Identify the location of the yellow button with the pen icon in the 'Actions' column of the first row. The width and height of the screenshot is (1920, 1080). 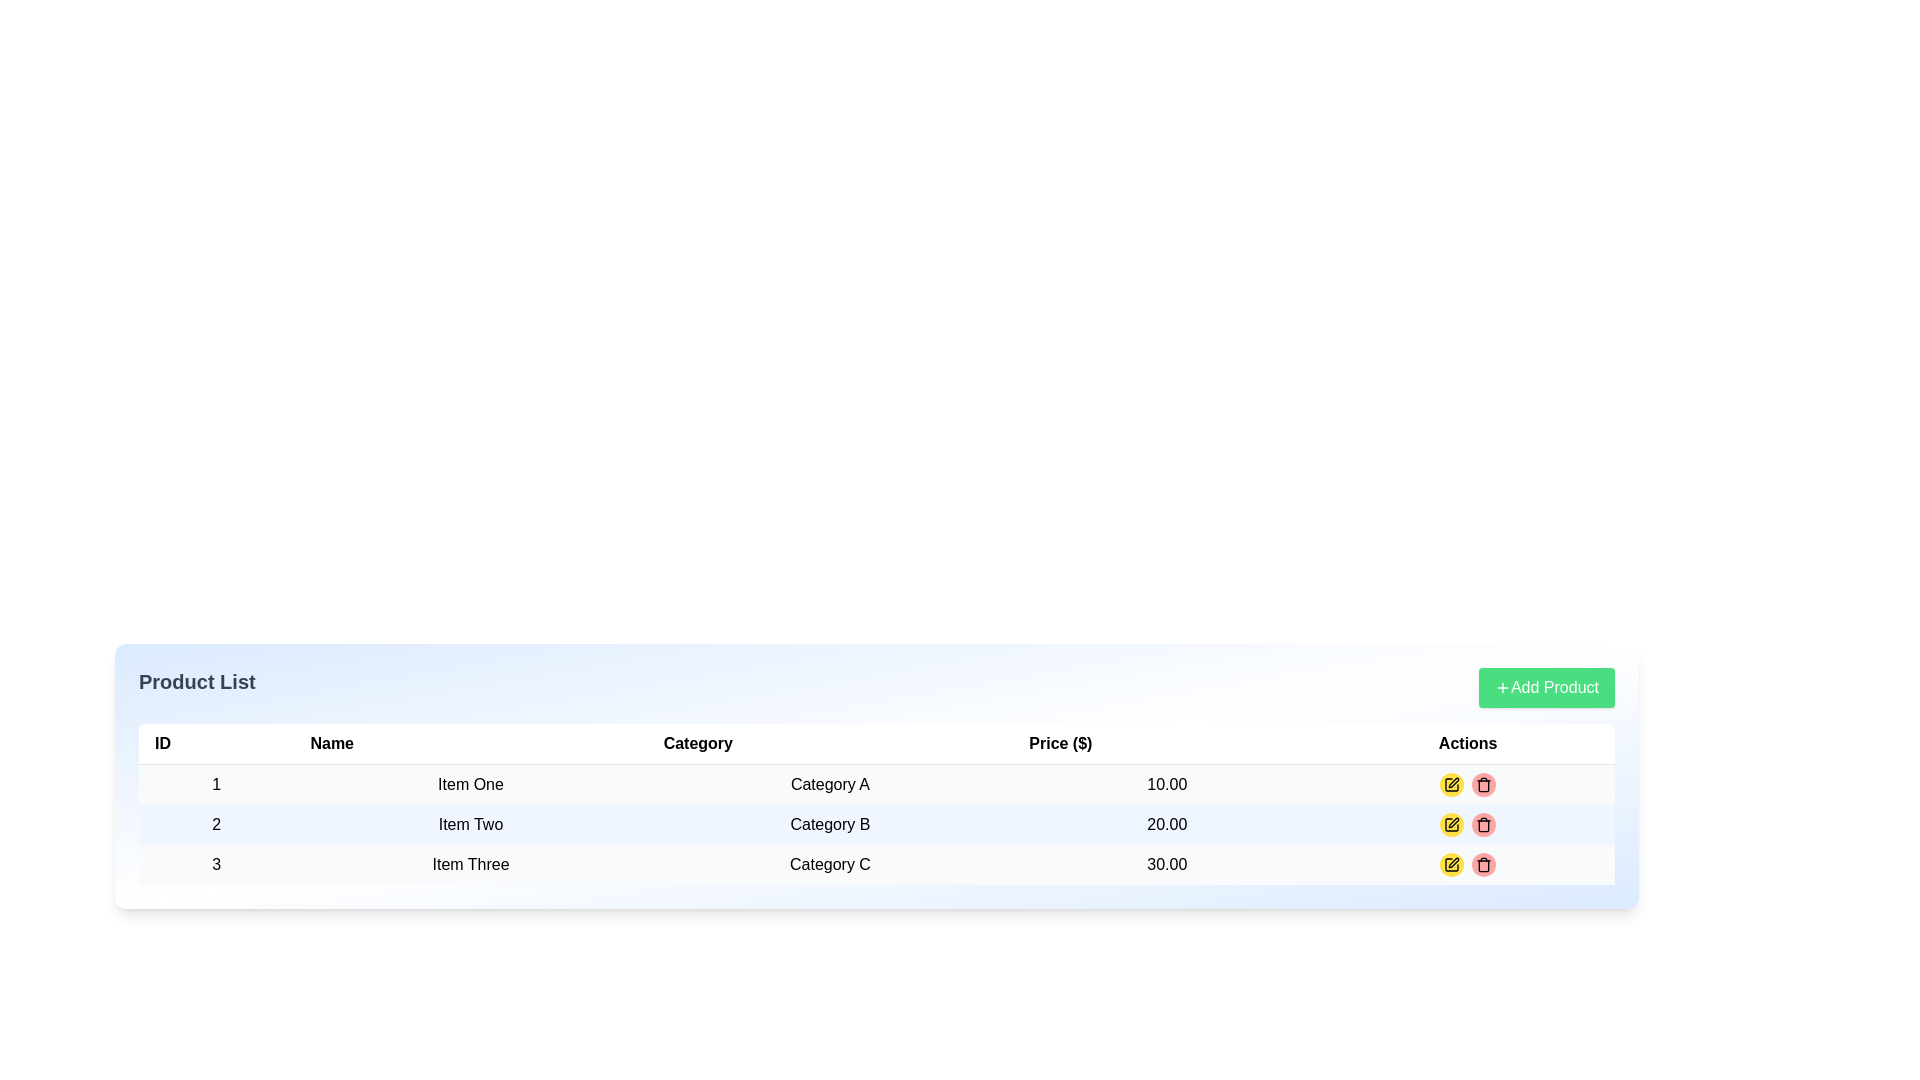
(1468, 784).